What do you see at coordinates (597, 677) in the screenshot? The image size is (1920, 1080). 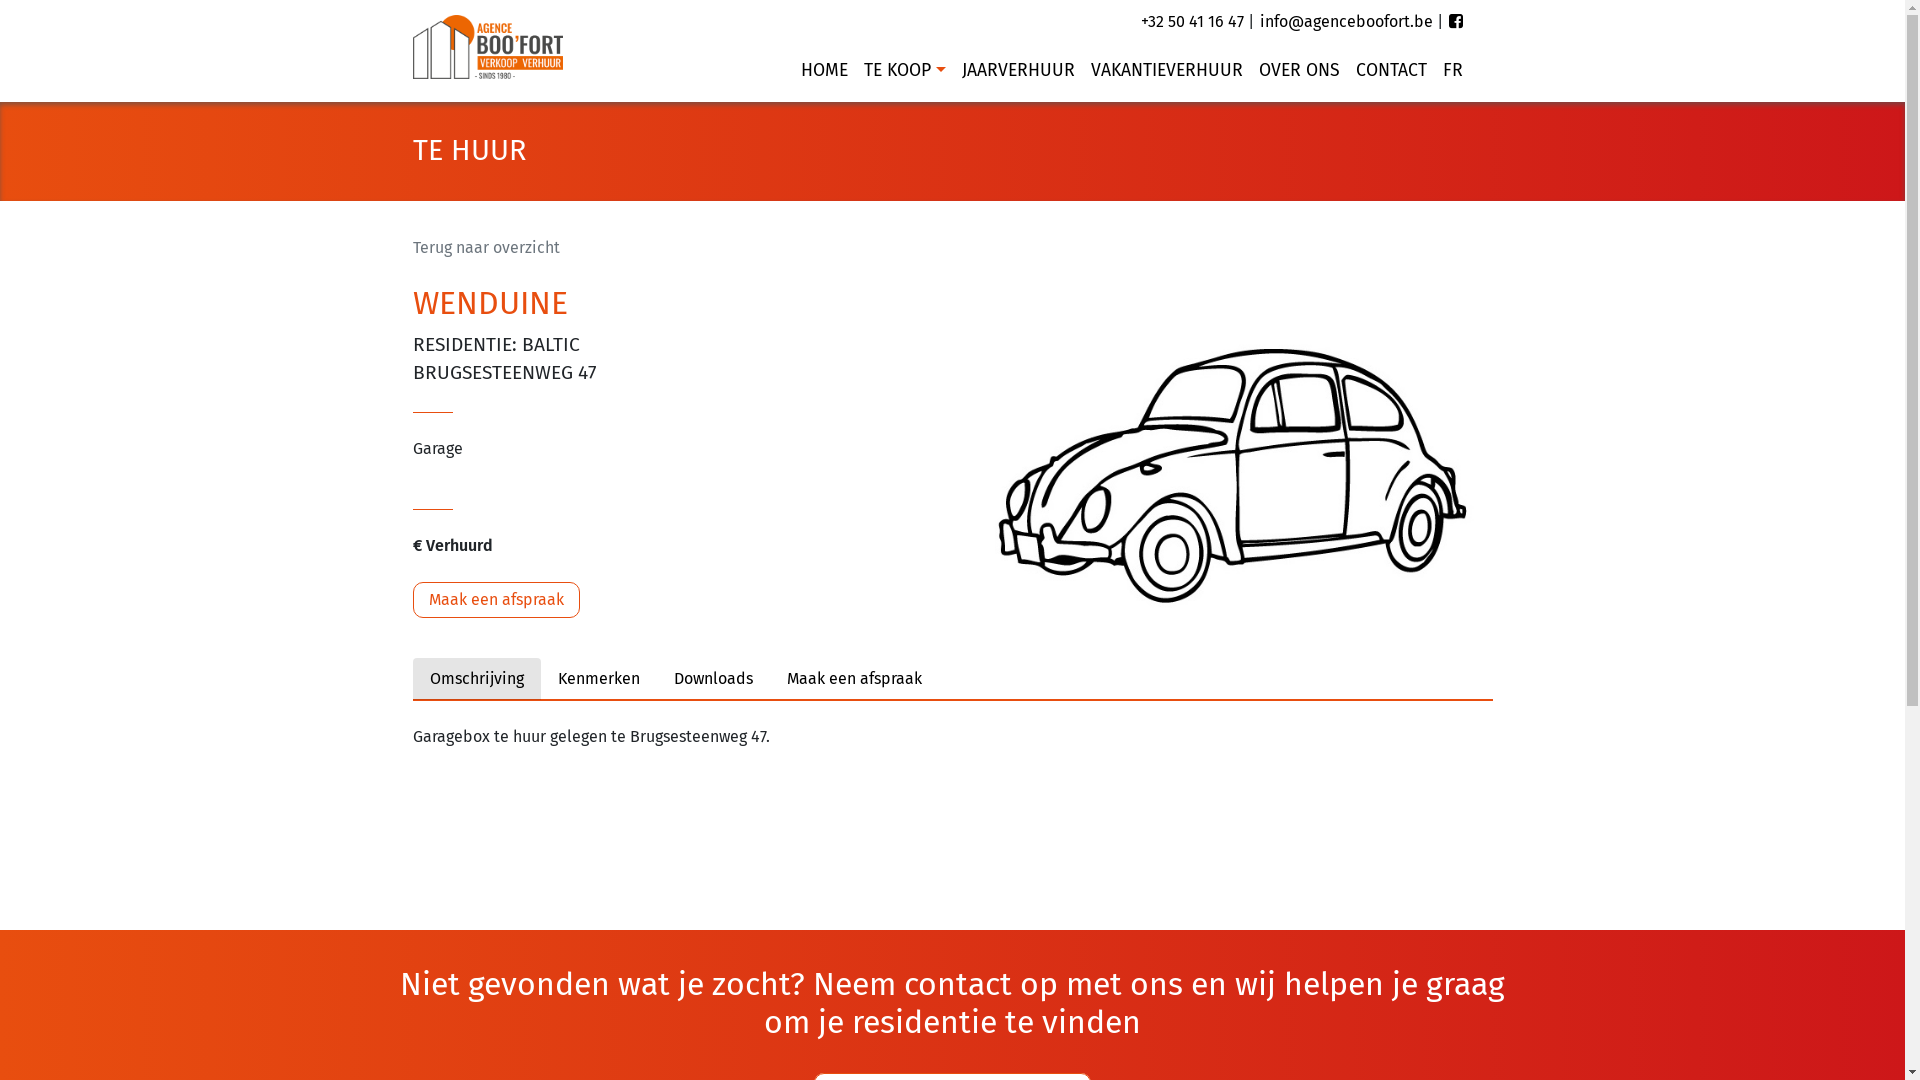 I see `'Kenmerken'` at bounding box center [597, 677].